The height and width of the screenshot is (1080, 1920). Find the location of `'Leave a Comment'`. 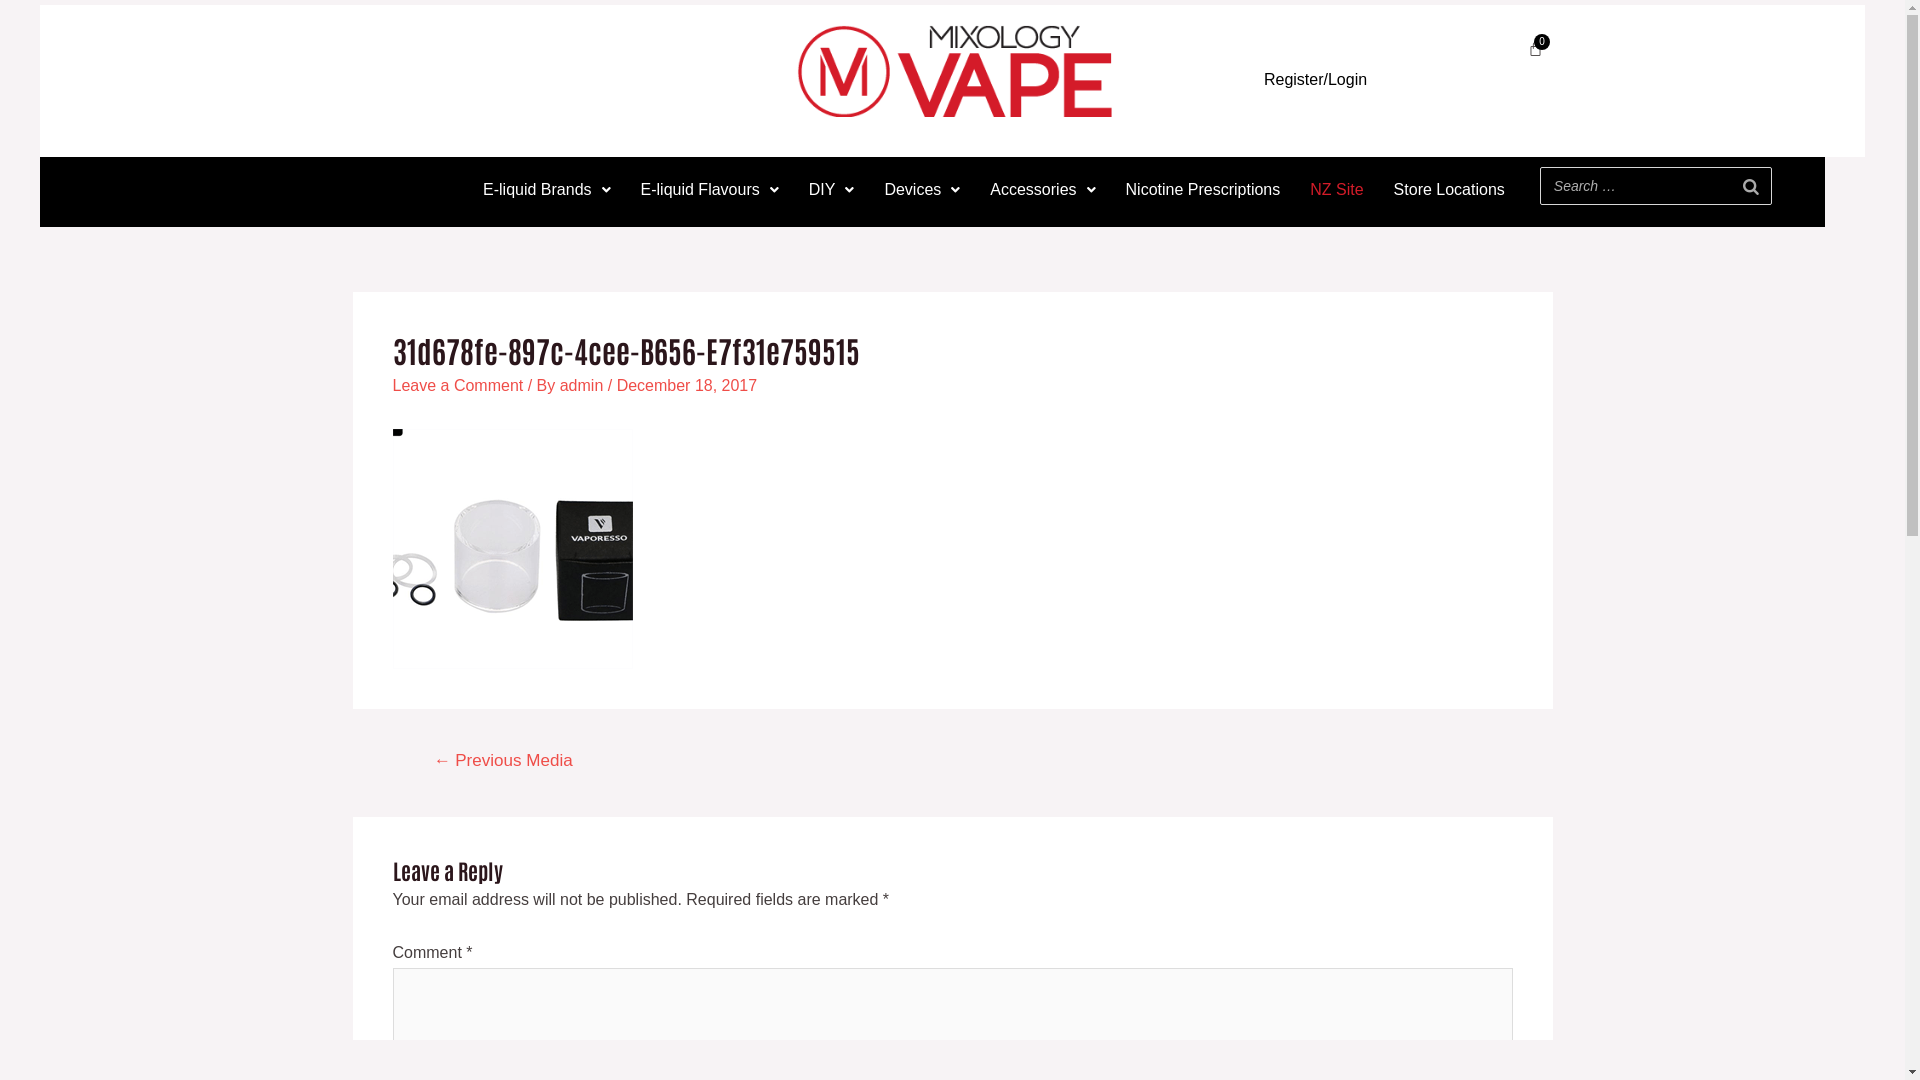

'Leave a Comment' is located at coordinates (392, 385).